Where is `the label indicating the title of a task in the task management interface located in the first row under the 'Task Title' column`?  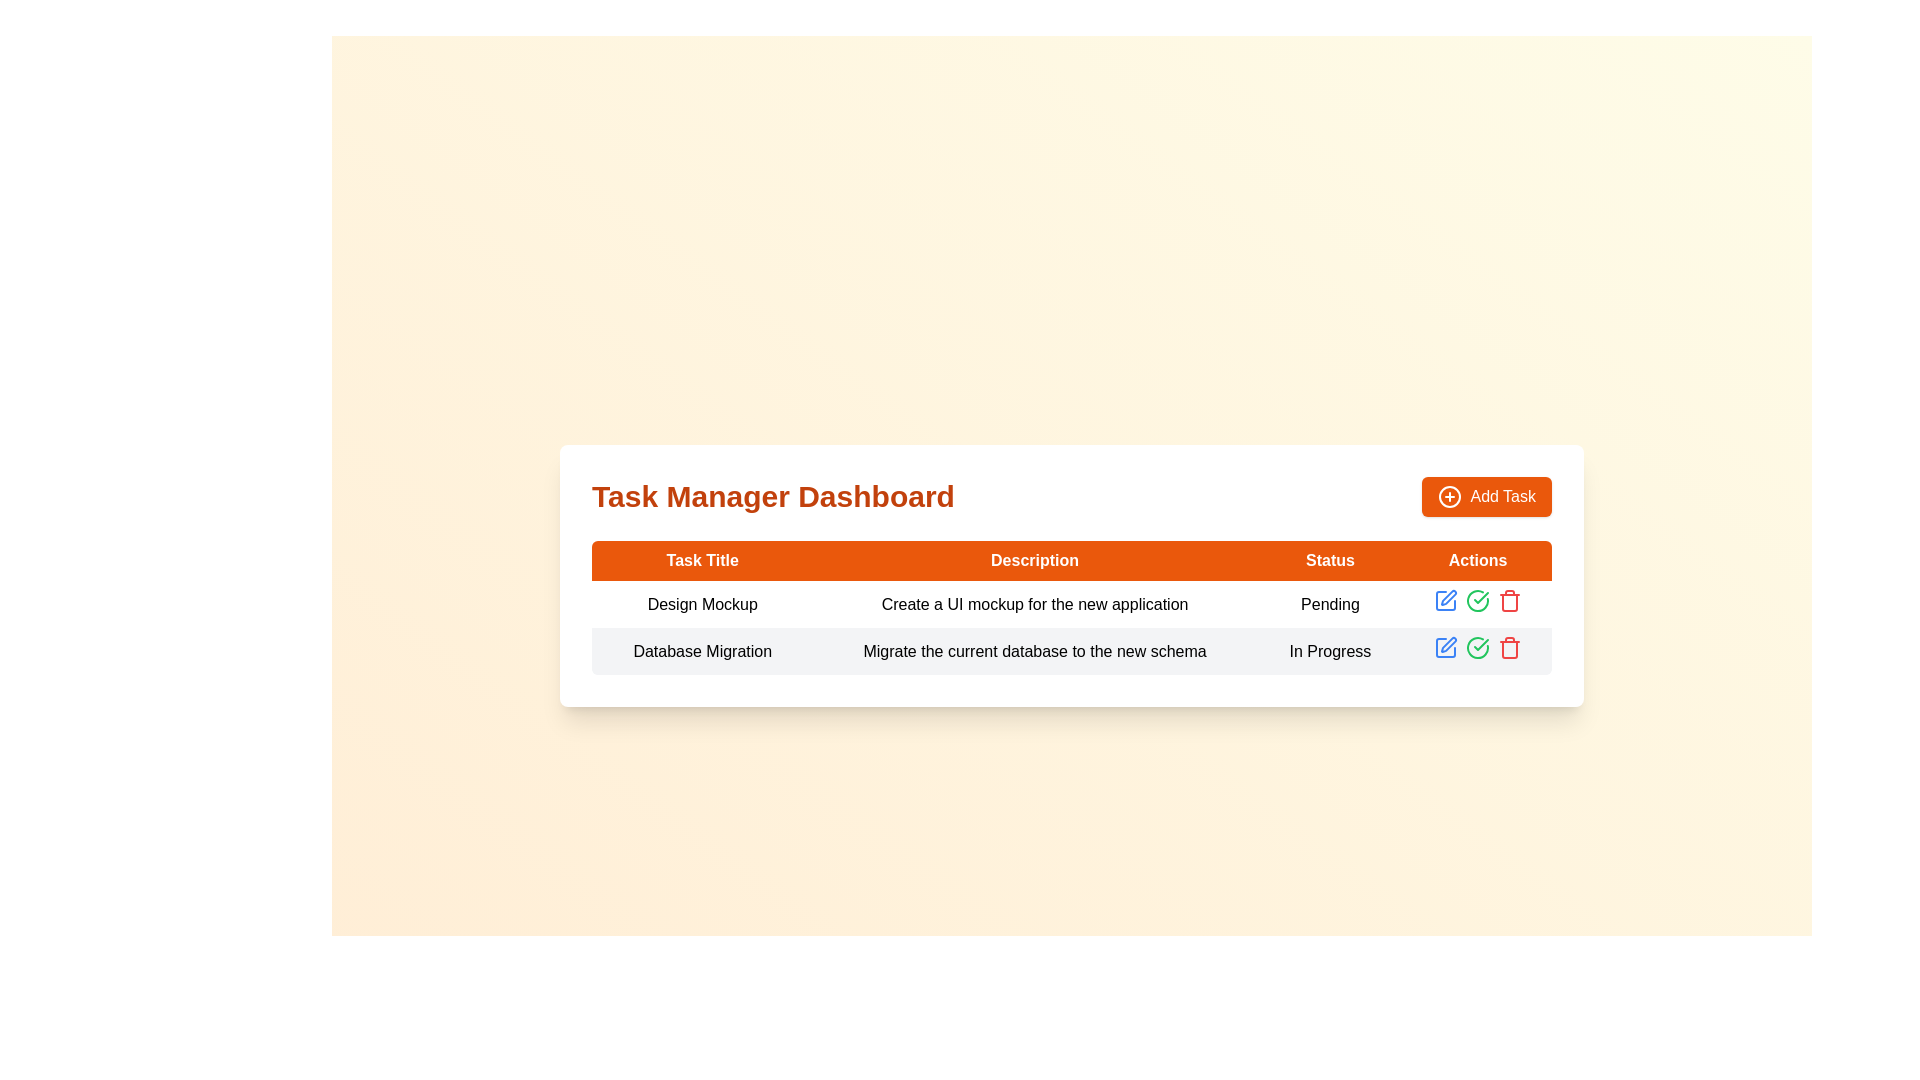
the label indicating the title of a task in the task management interface located in the first row under the 'Task Title' column is located at coordinates (702, 603).